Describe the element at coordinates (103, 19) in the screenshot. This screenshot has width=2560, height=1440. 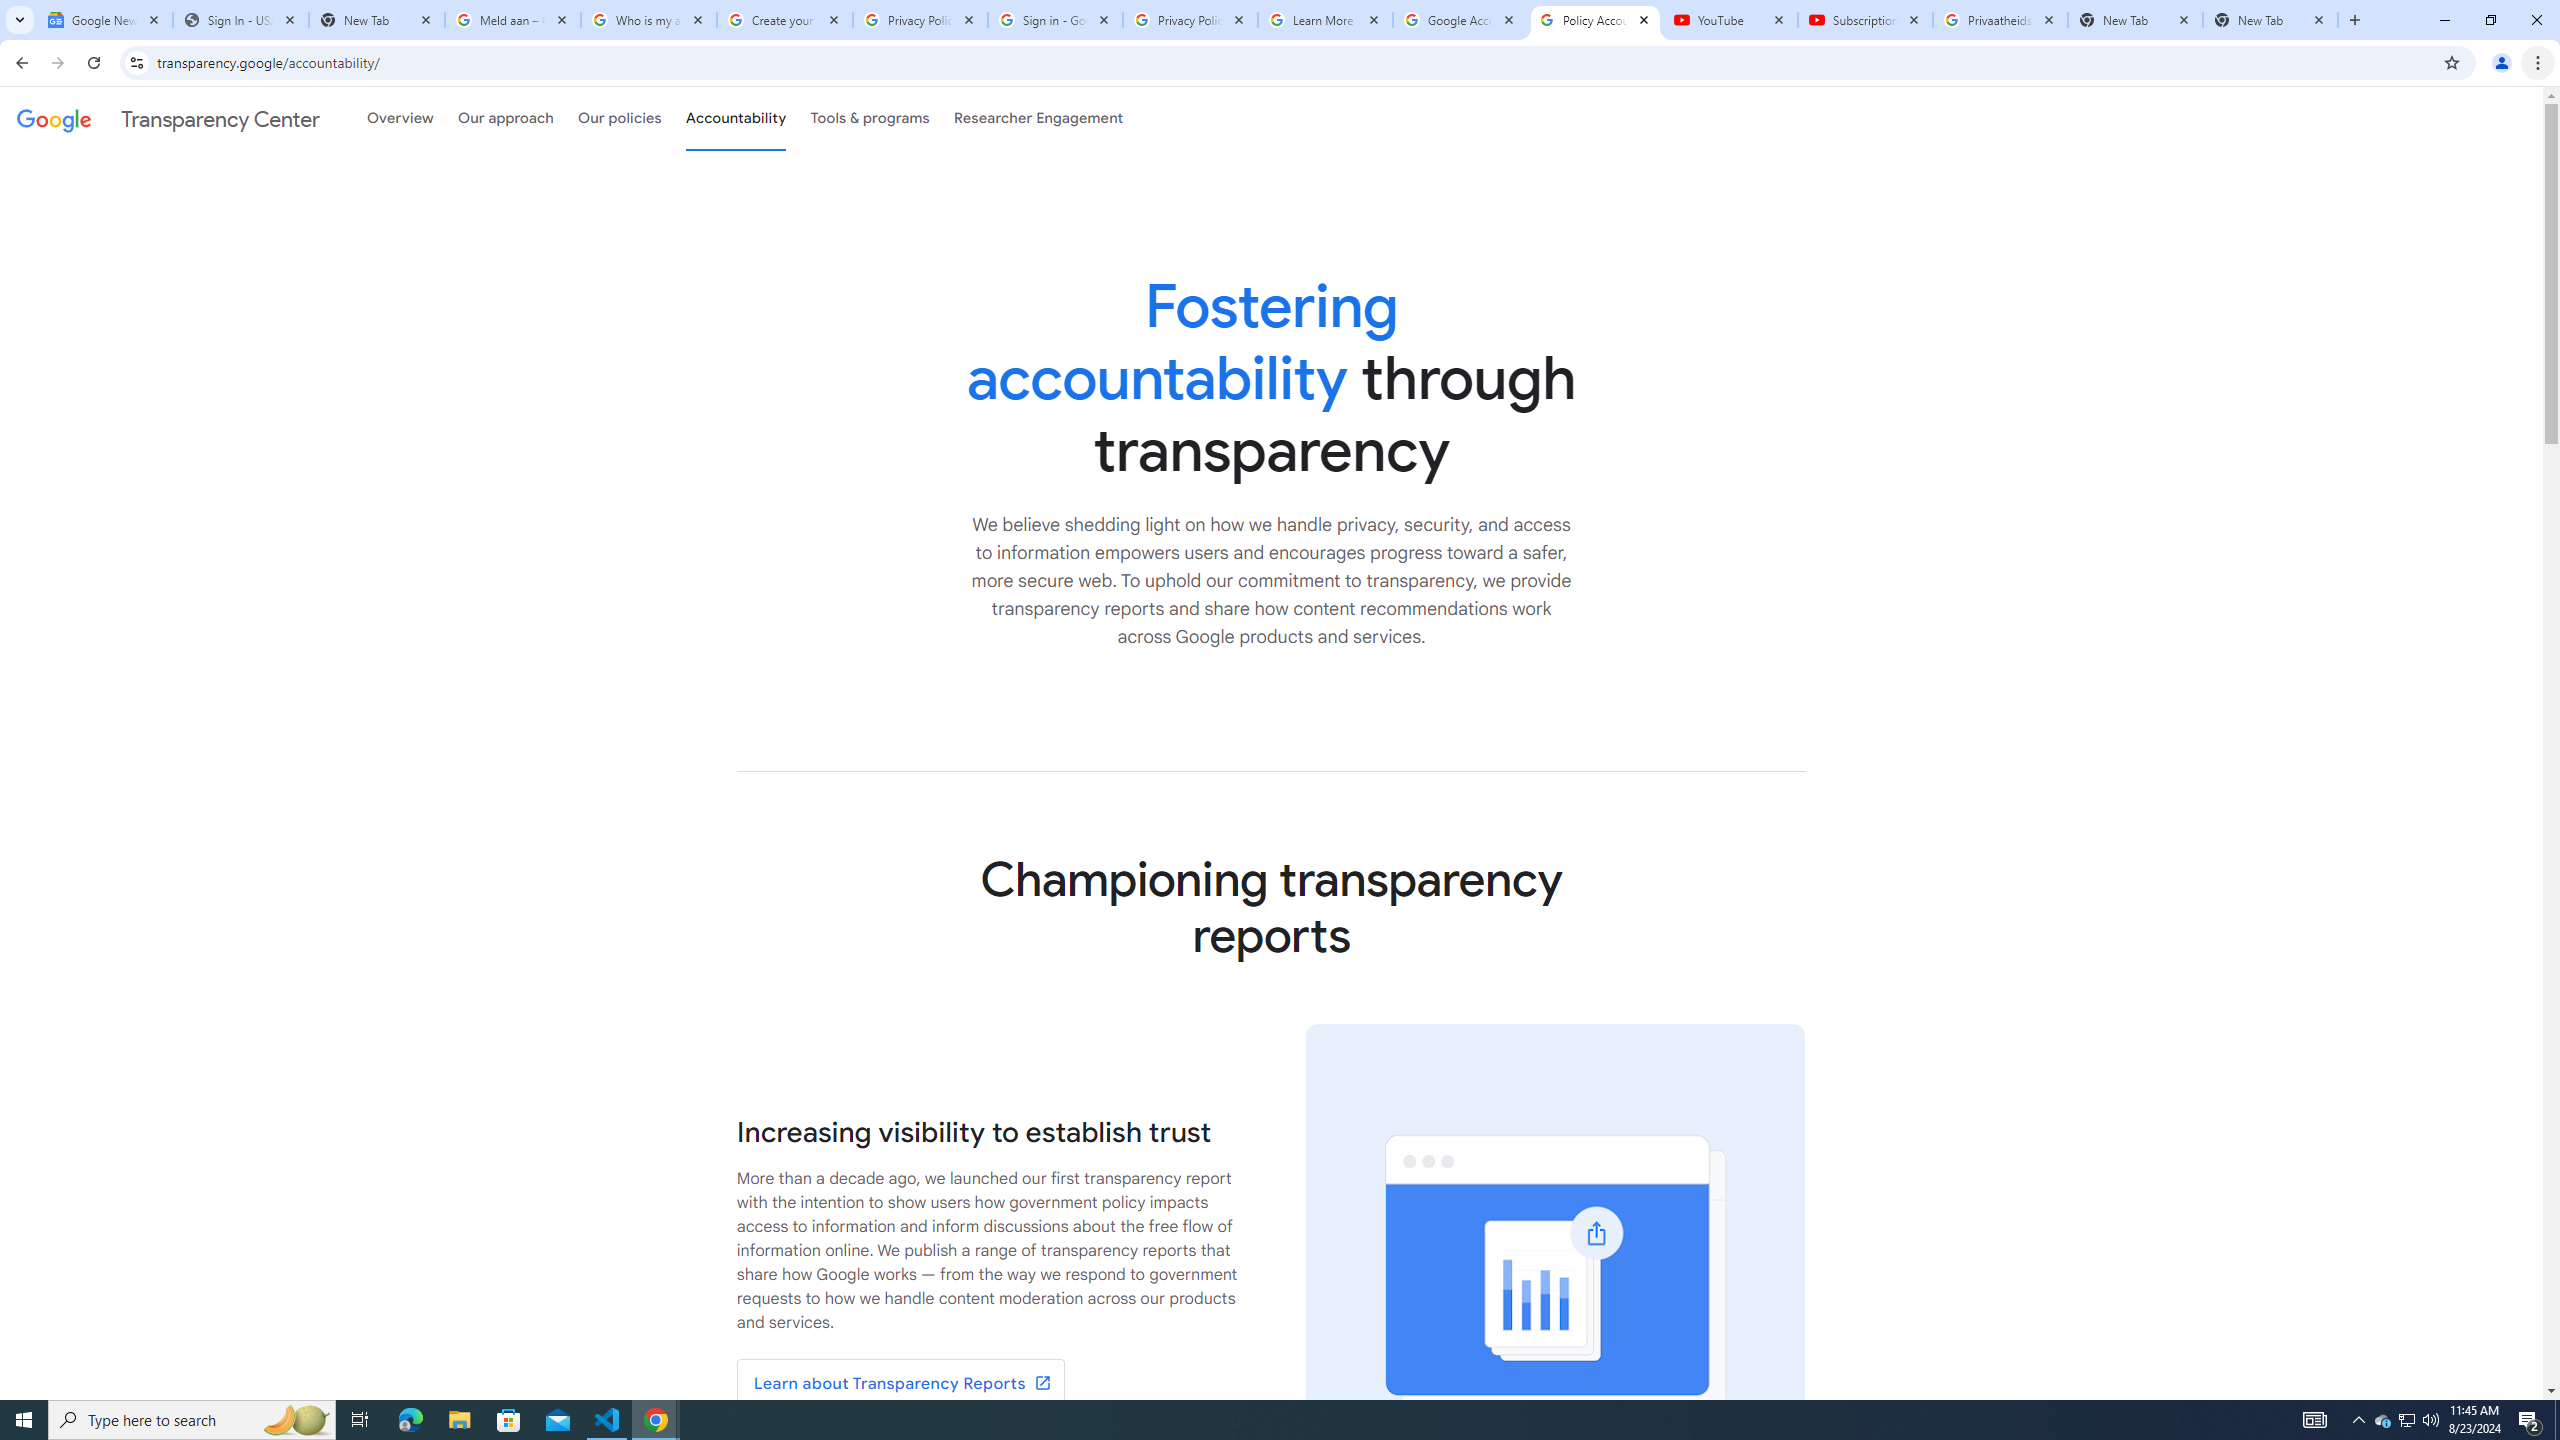
I see `'Google News'` at that location.